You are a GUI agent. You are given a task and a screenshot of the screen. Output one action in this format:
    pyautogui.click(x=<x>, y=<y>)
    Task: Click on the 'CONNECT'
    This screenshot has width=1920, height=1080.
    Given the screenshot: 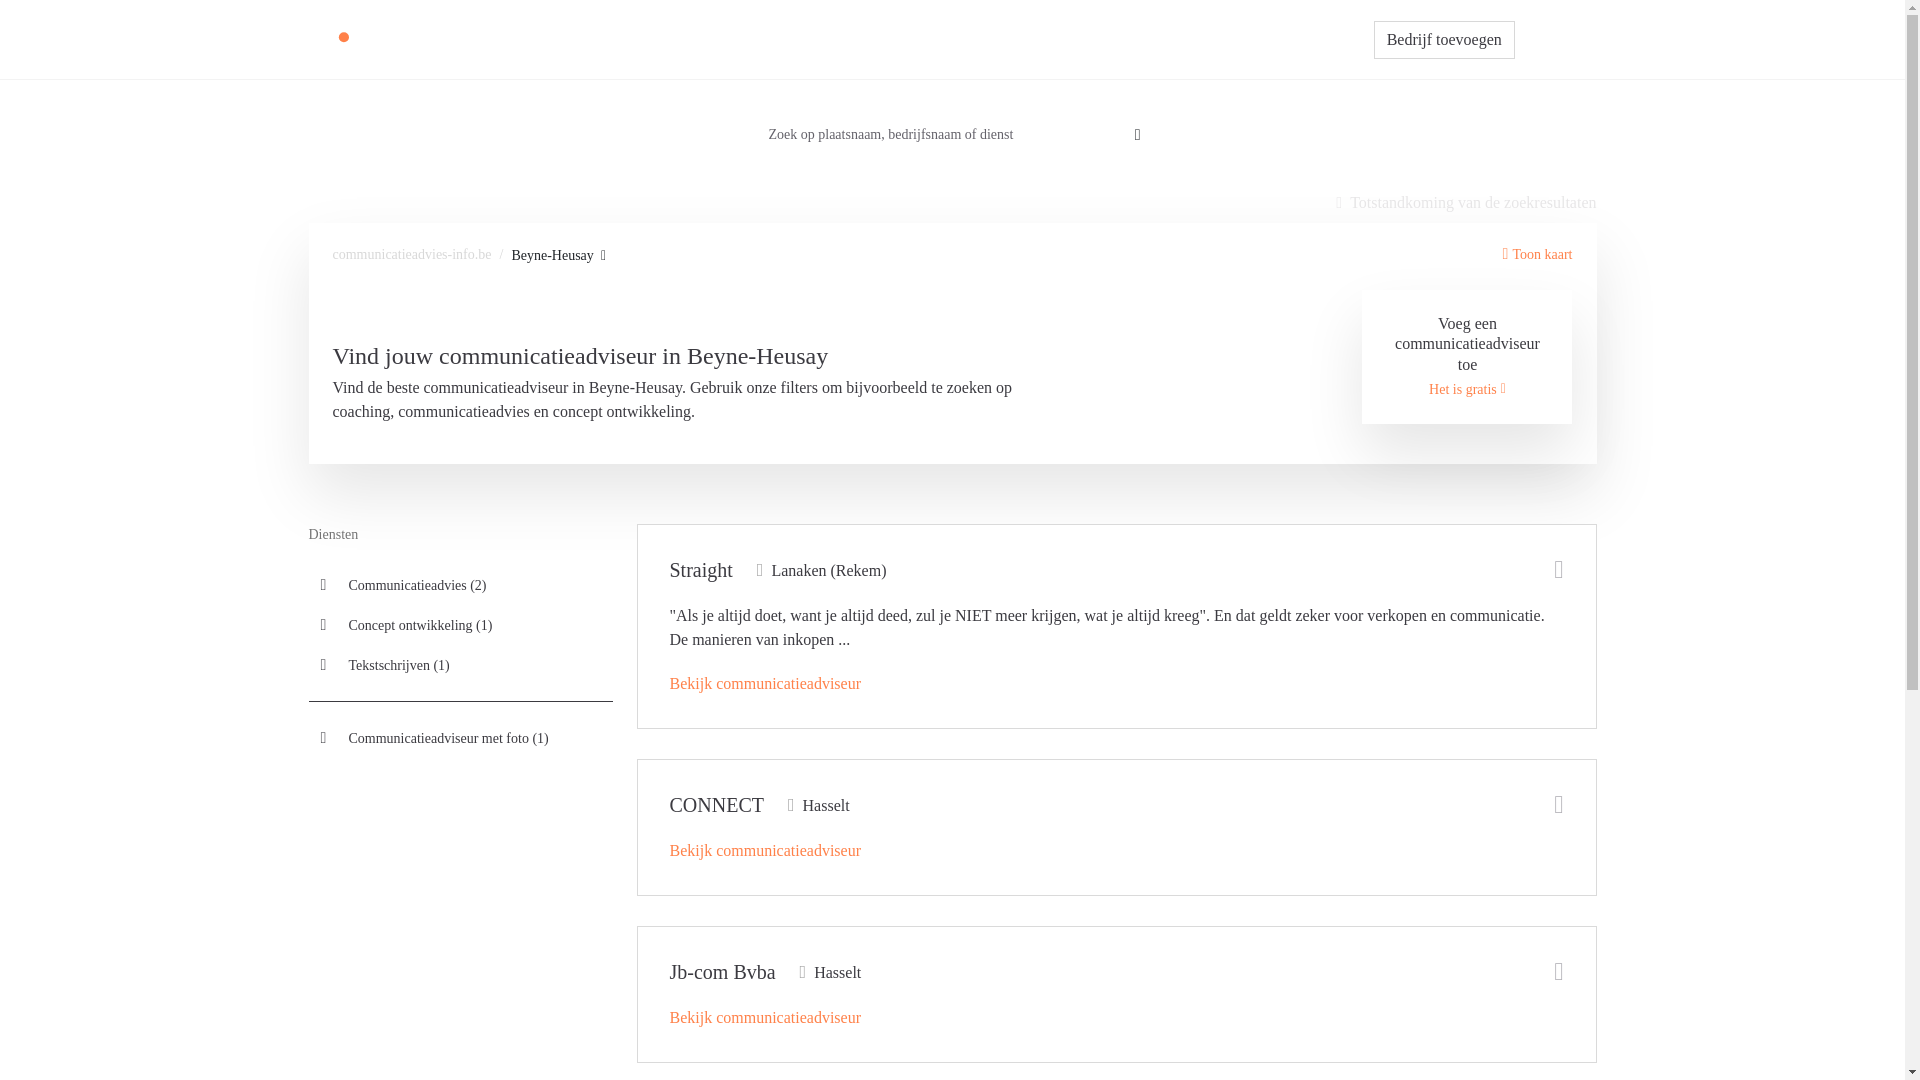 What is the action you would take?
    pyautogui.click(x=716, y=804)
    